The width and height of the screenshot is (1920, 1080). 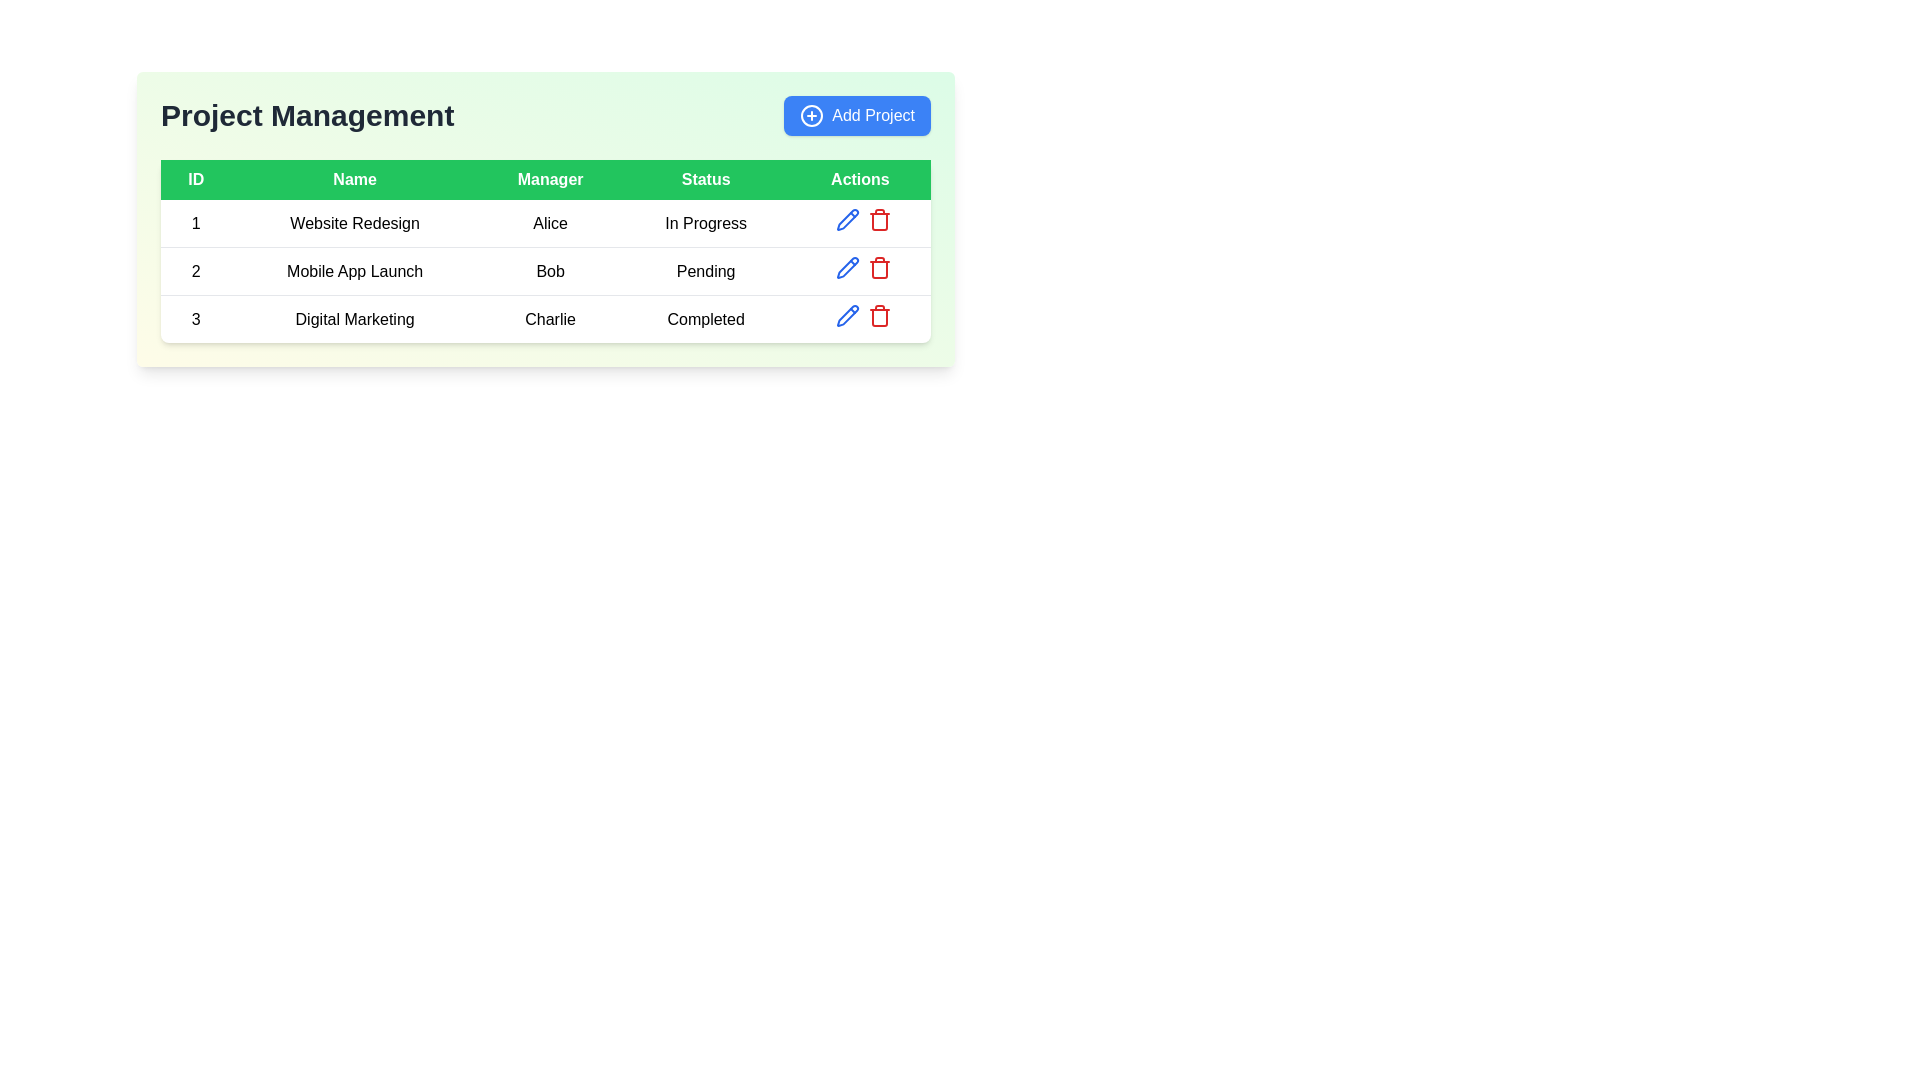 I want to click on the static text label displaying 'Completed' in the 'Status' column of the table corresponding to the 'Digital Marketing' row, so click(x=706, y=318).